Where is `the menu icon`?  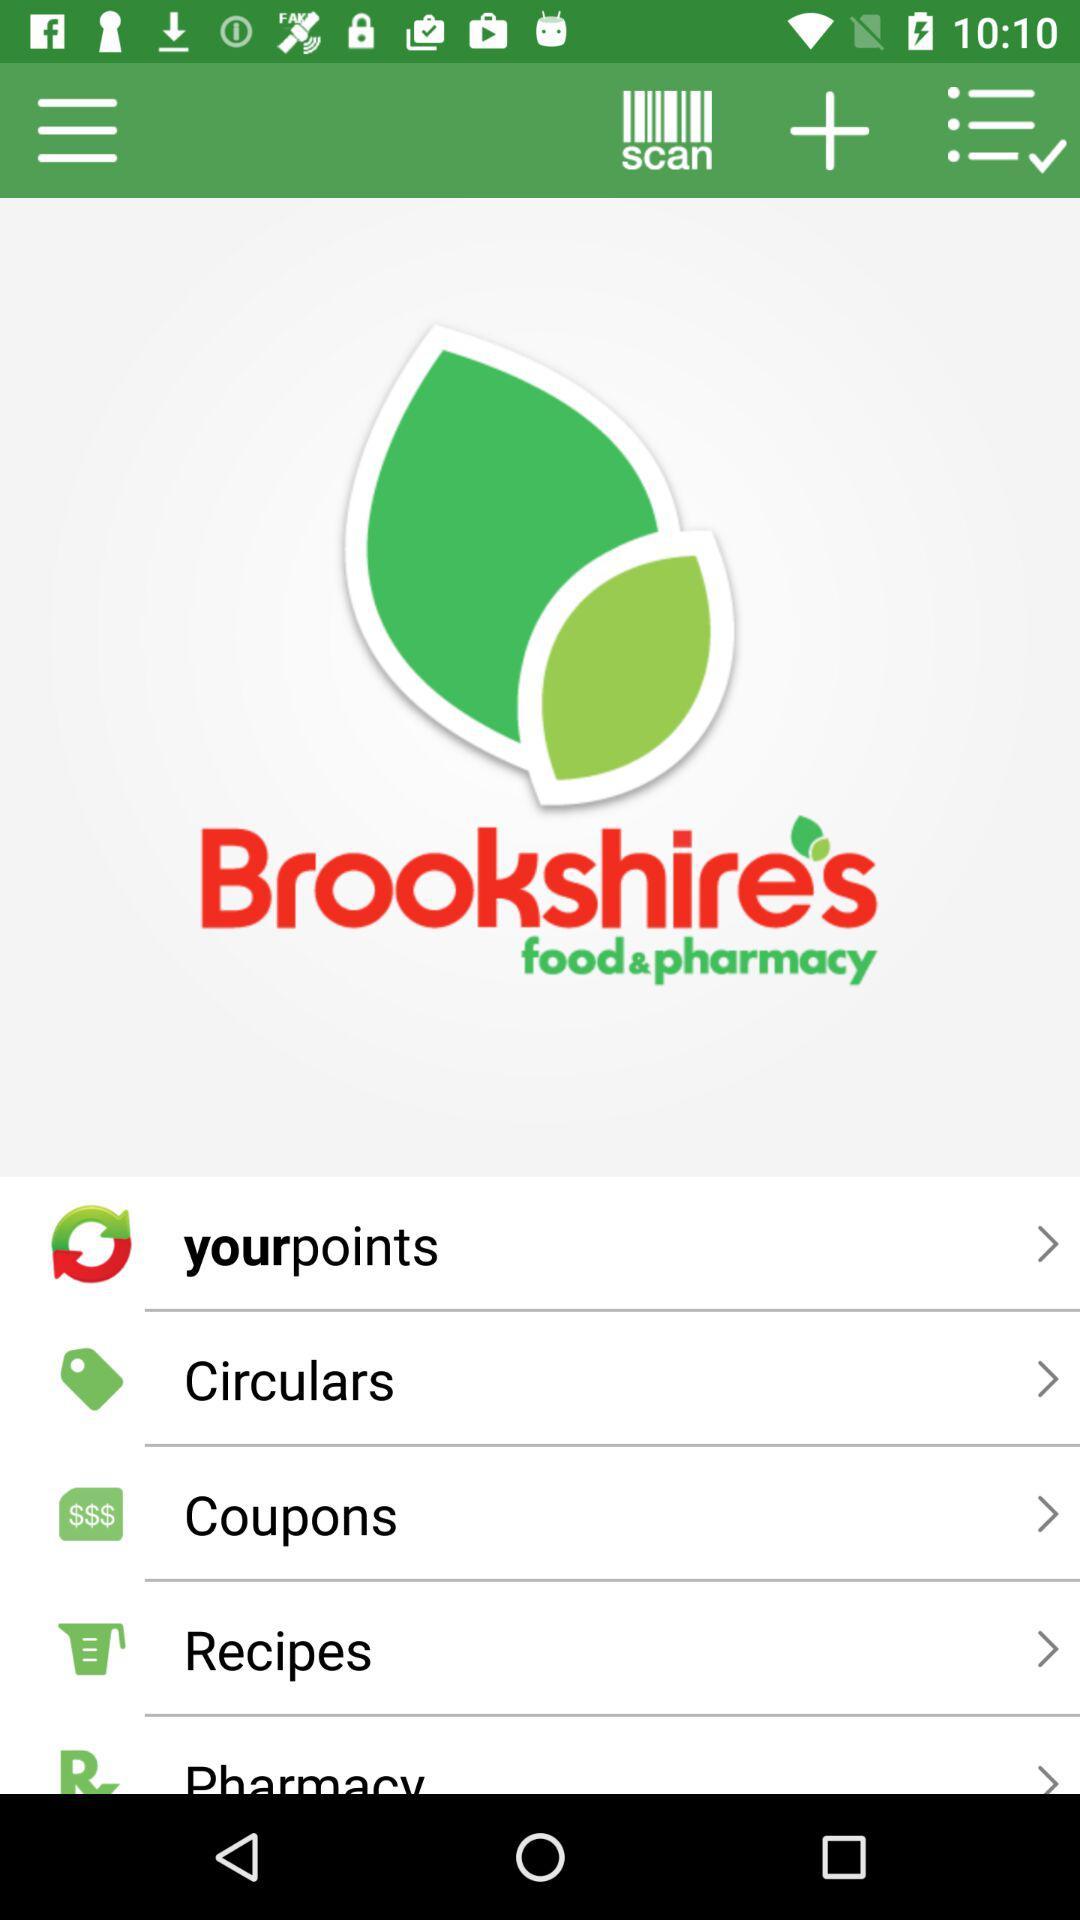 the menu icon is located at coordinates (77, 129).